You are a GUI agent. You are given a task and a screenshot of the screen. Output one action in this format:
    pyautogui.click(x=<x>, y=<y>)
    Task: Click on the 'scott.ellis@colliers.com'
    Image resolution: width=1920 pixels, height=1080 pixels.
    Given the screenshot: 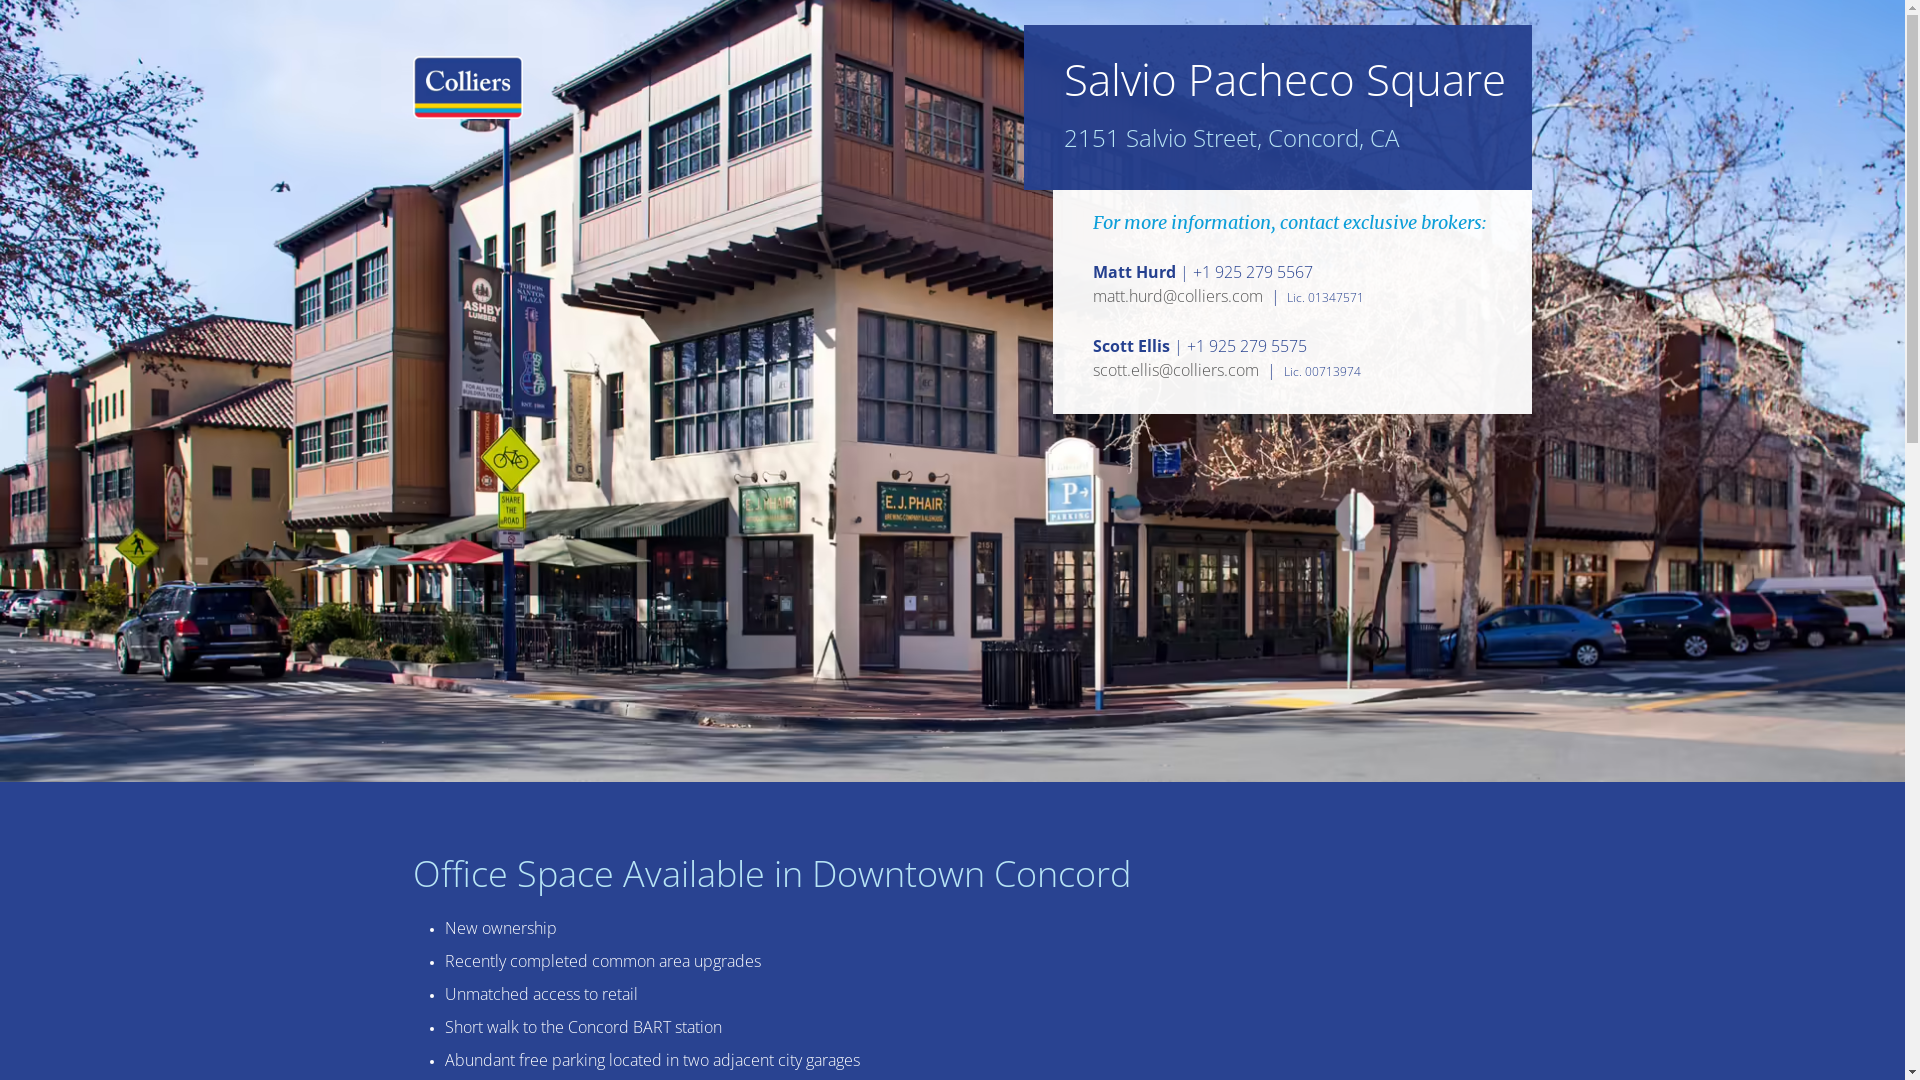 What is the action you would take?
    pyautogui.click(x=1092, y=370)
    